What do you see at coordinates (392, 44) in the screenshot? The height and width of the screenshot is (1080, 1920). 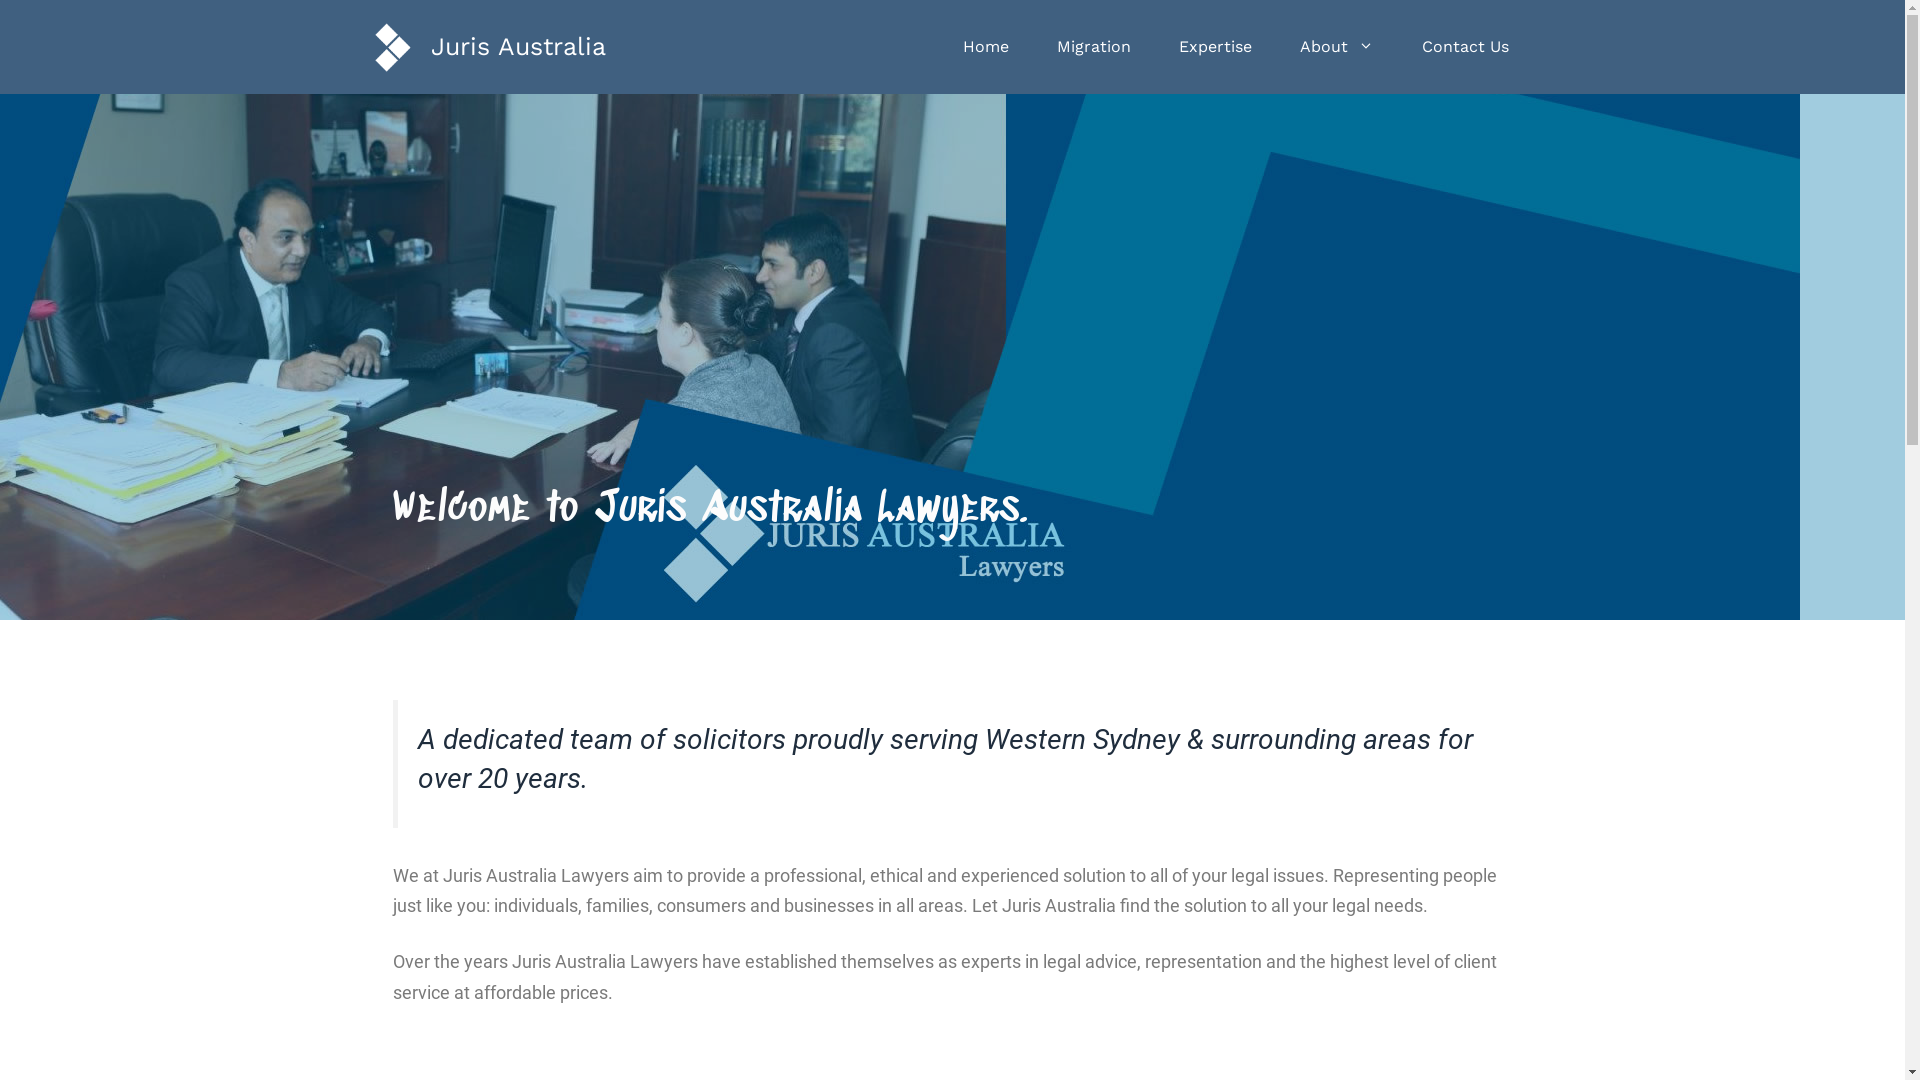 I see `'Juris Australia'` at bounding box center [392, 44].